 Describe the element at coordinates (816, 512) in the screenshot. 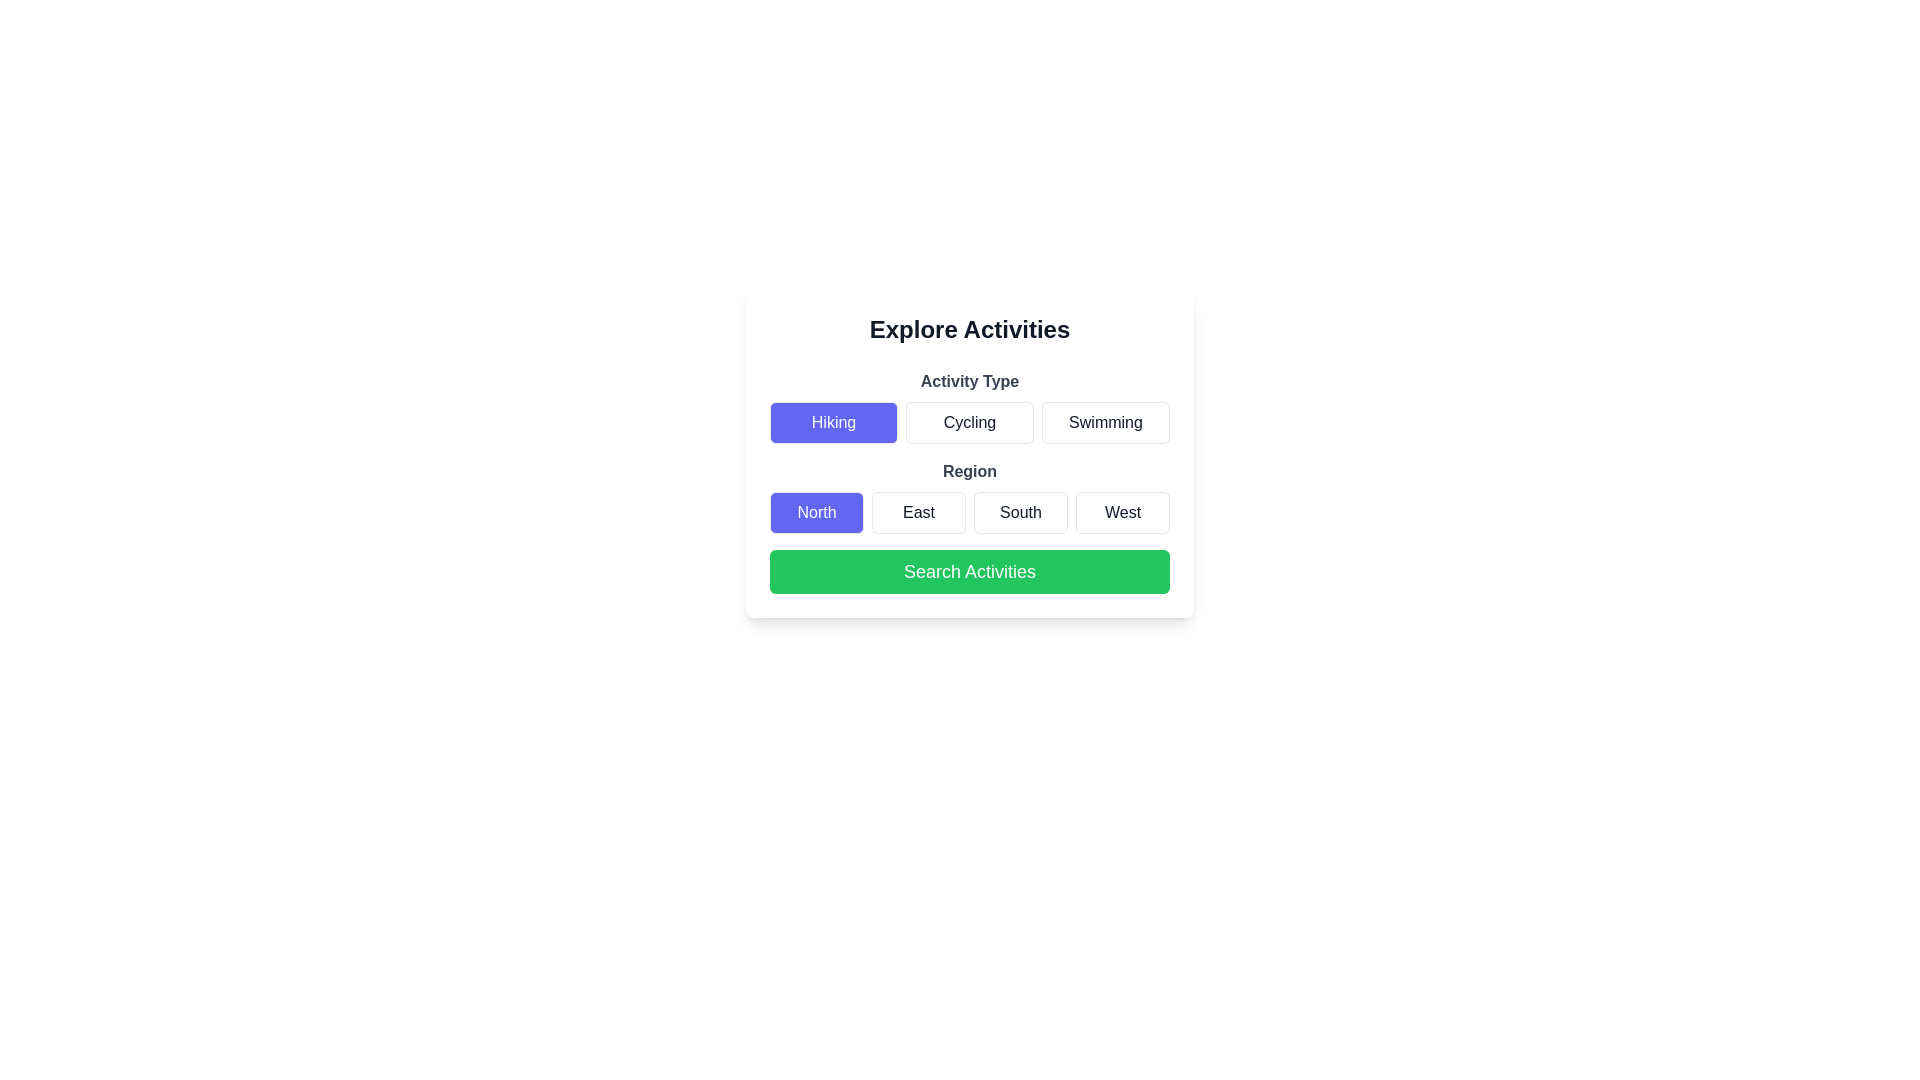

I see `the 'North' region button located in the second row of the 'Region' component, which is the leftmost button among 'North', 'East', 'South', 'West'` at that location.